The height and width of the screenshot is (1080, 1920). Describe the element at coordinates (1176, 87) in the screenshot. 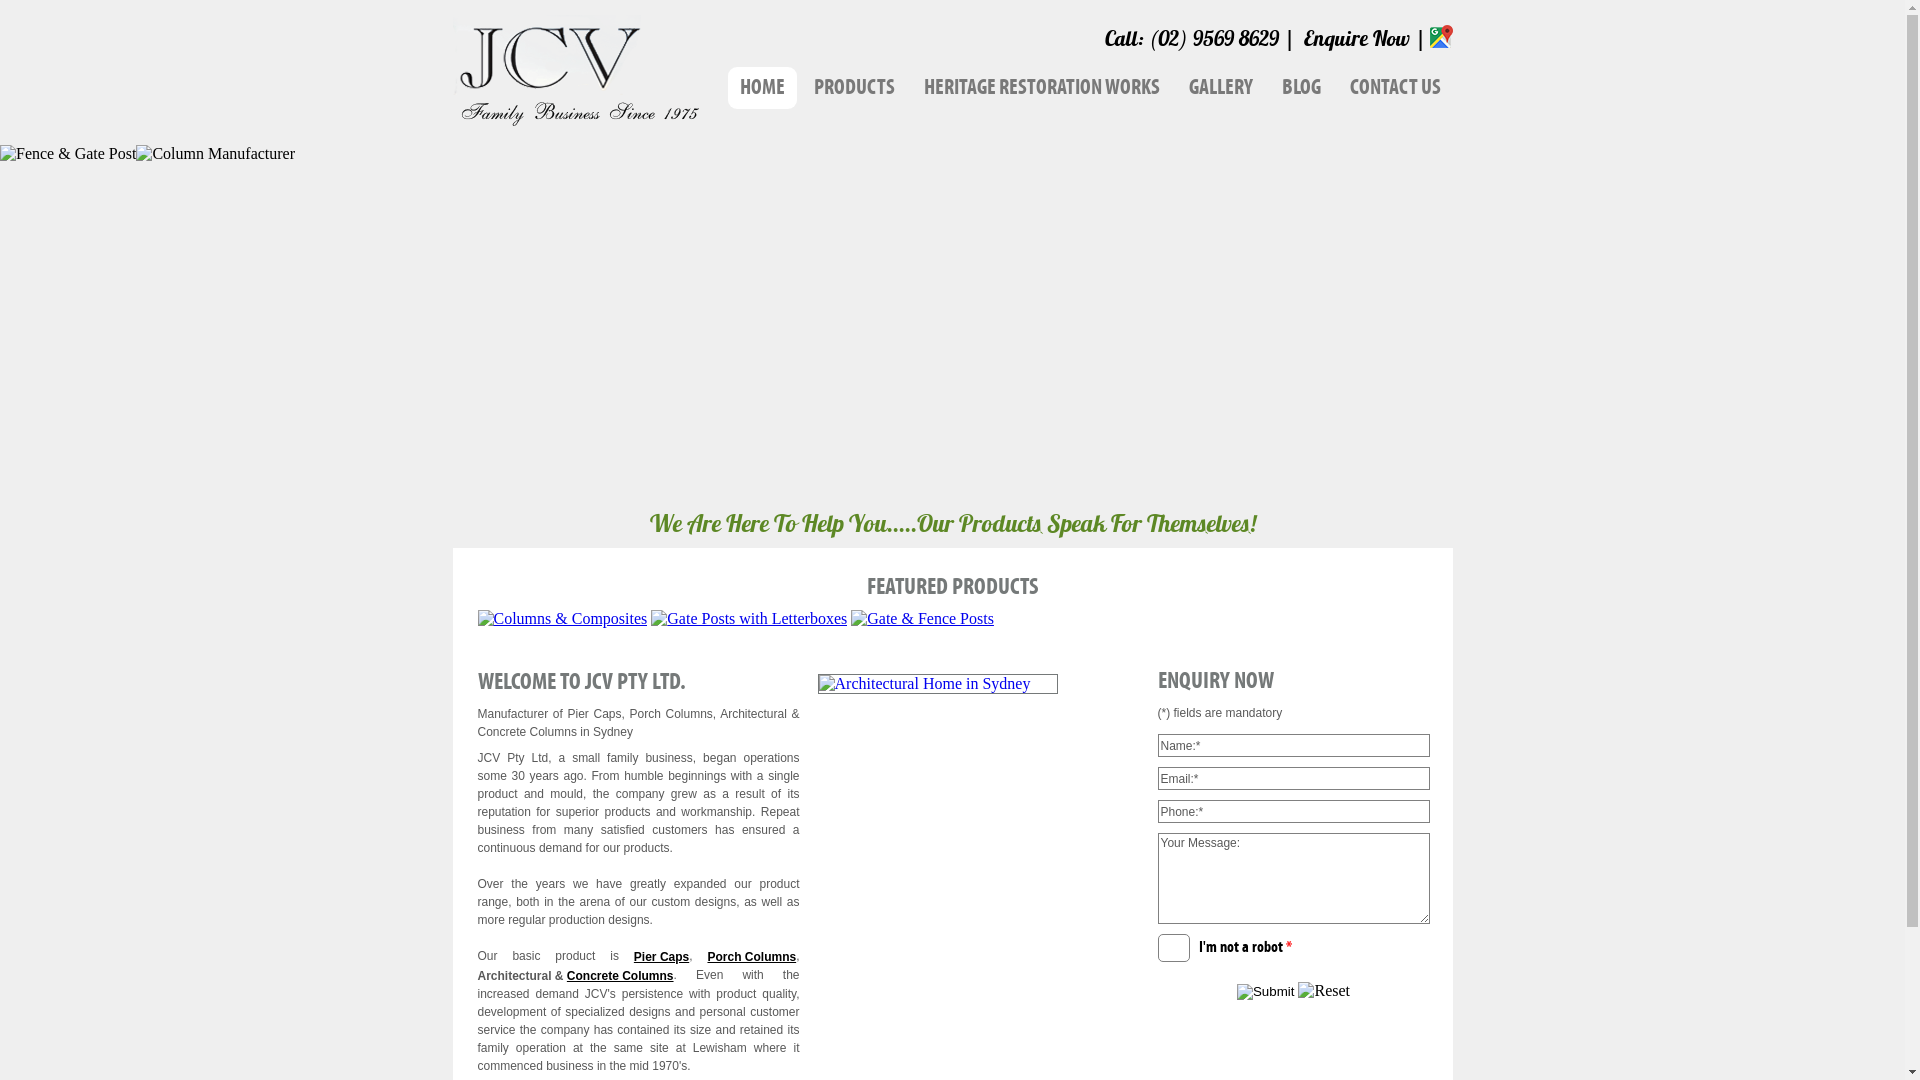

I see `'GALLERY'` at that location.